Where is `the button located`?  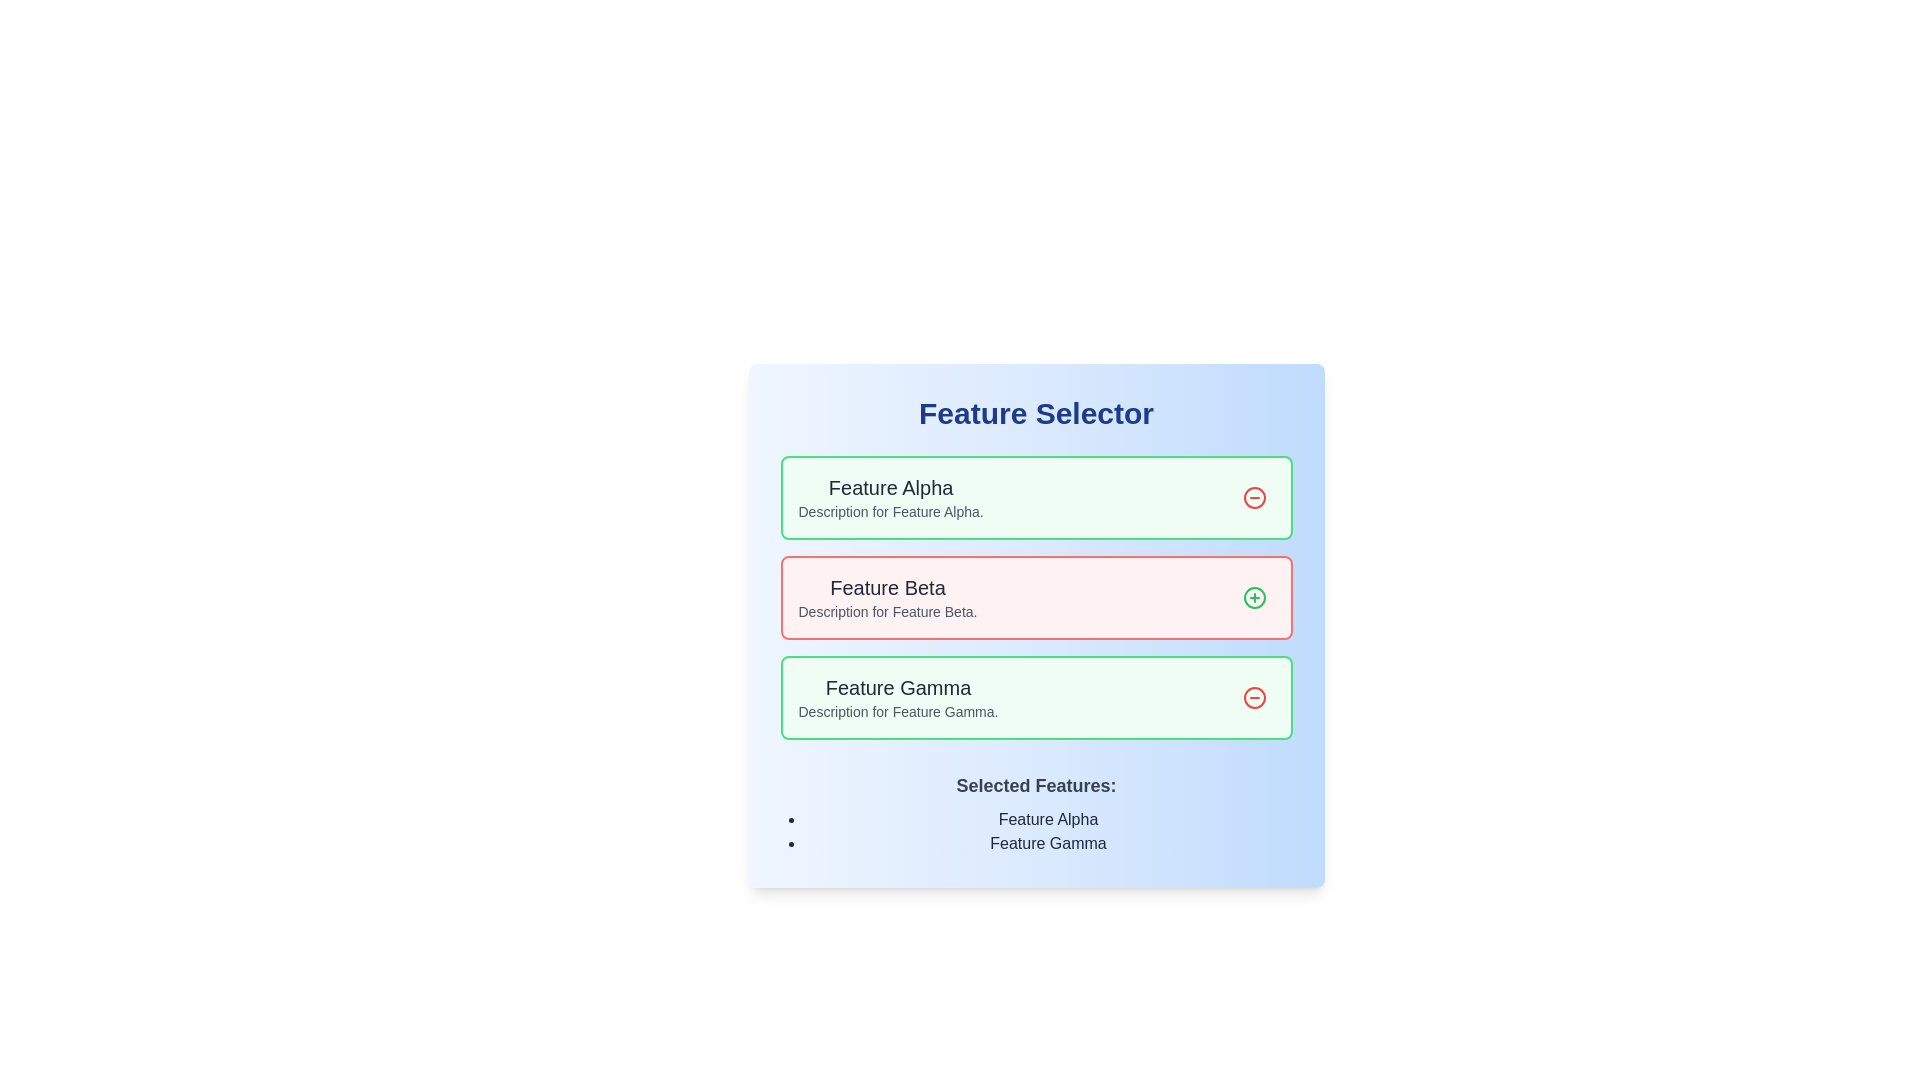 the button located is located at coordinates (1253, 596).